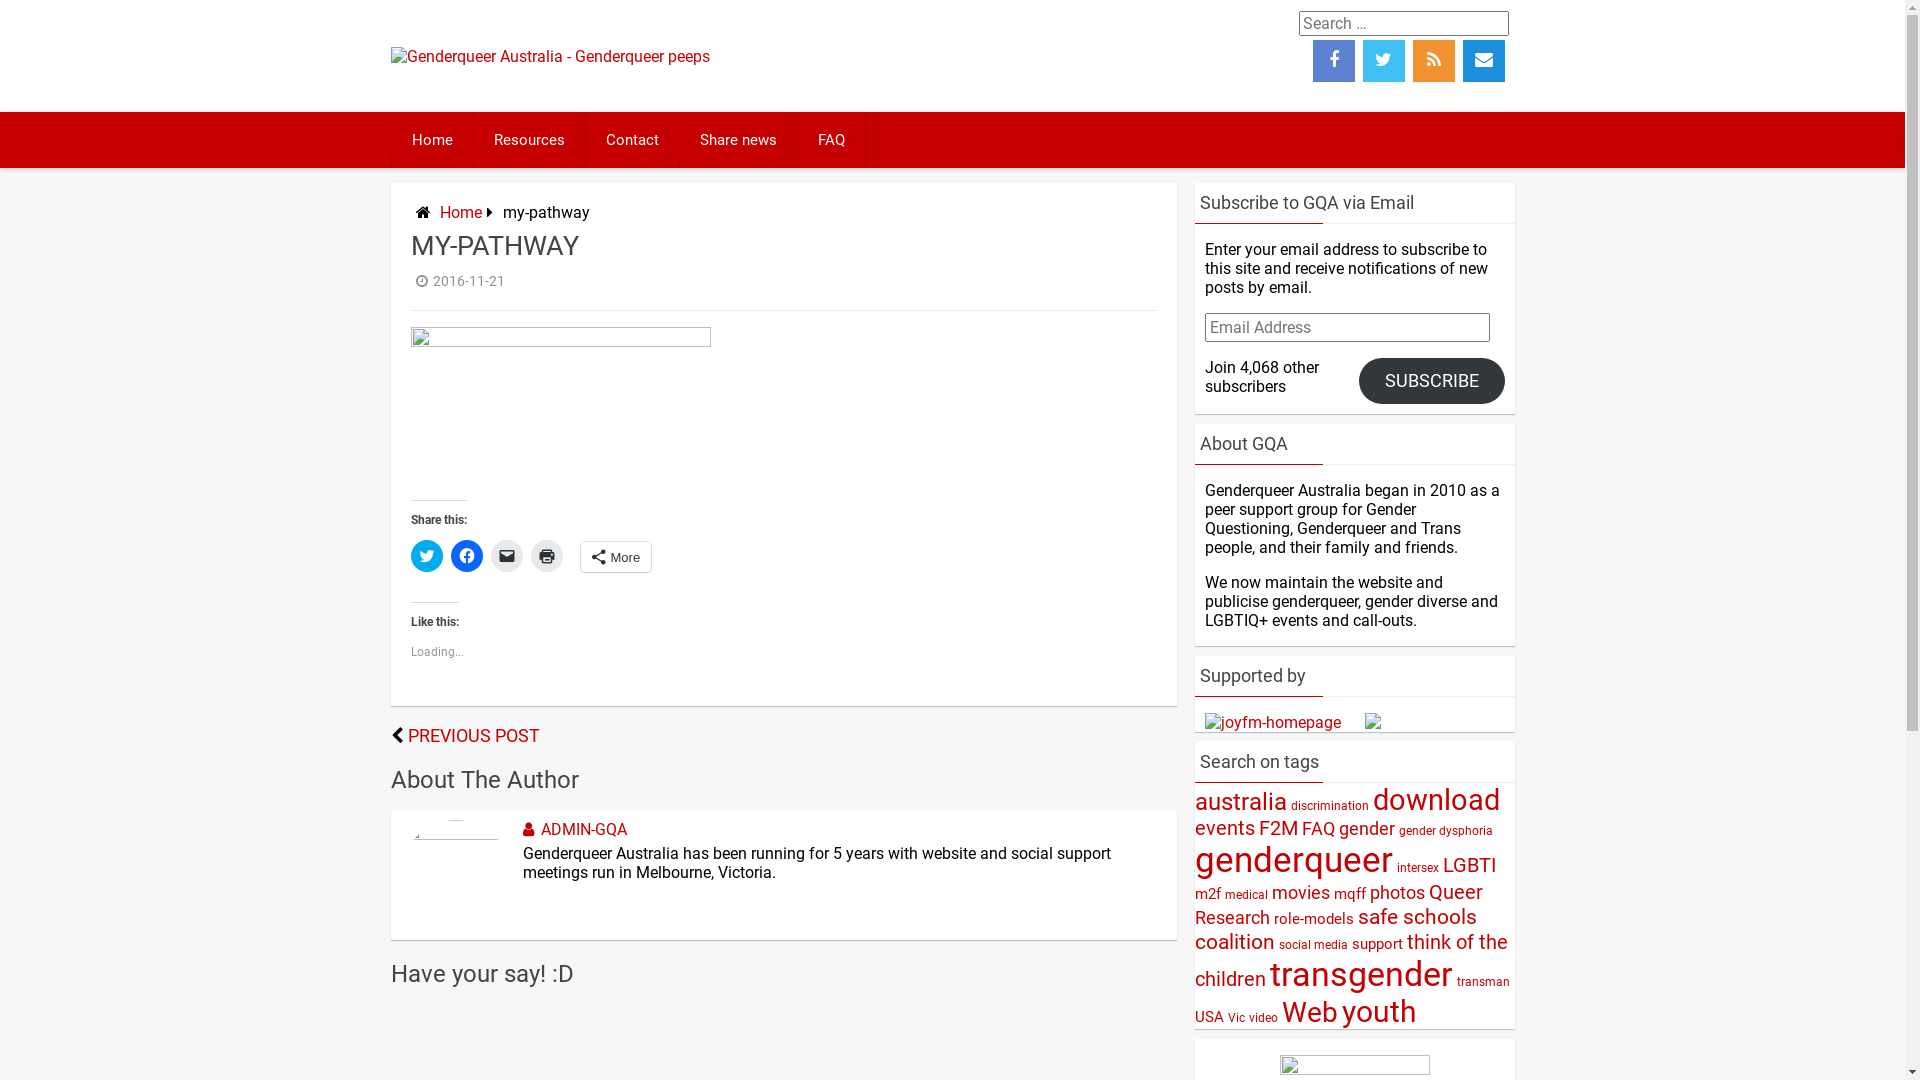 This screenshot has height=1080, width=1920. What do you see at coordinates (1396, 892) in the screenshot?
I see `'photos'` at bounding box center [1396, 892].